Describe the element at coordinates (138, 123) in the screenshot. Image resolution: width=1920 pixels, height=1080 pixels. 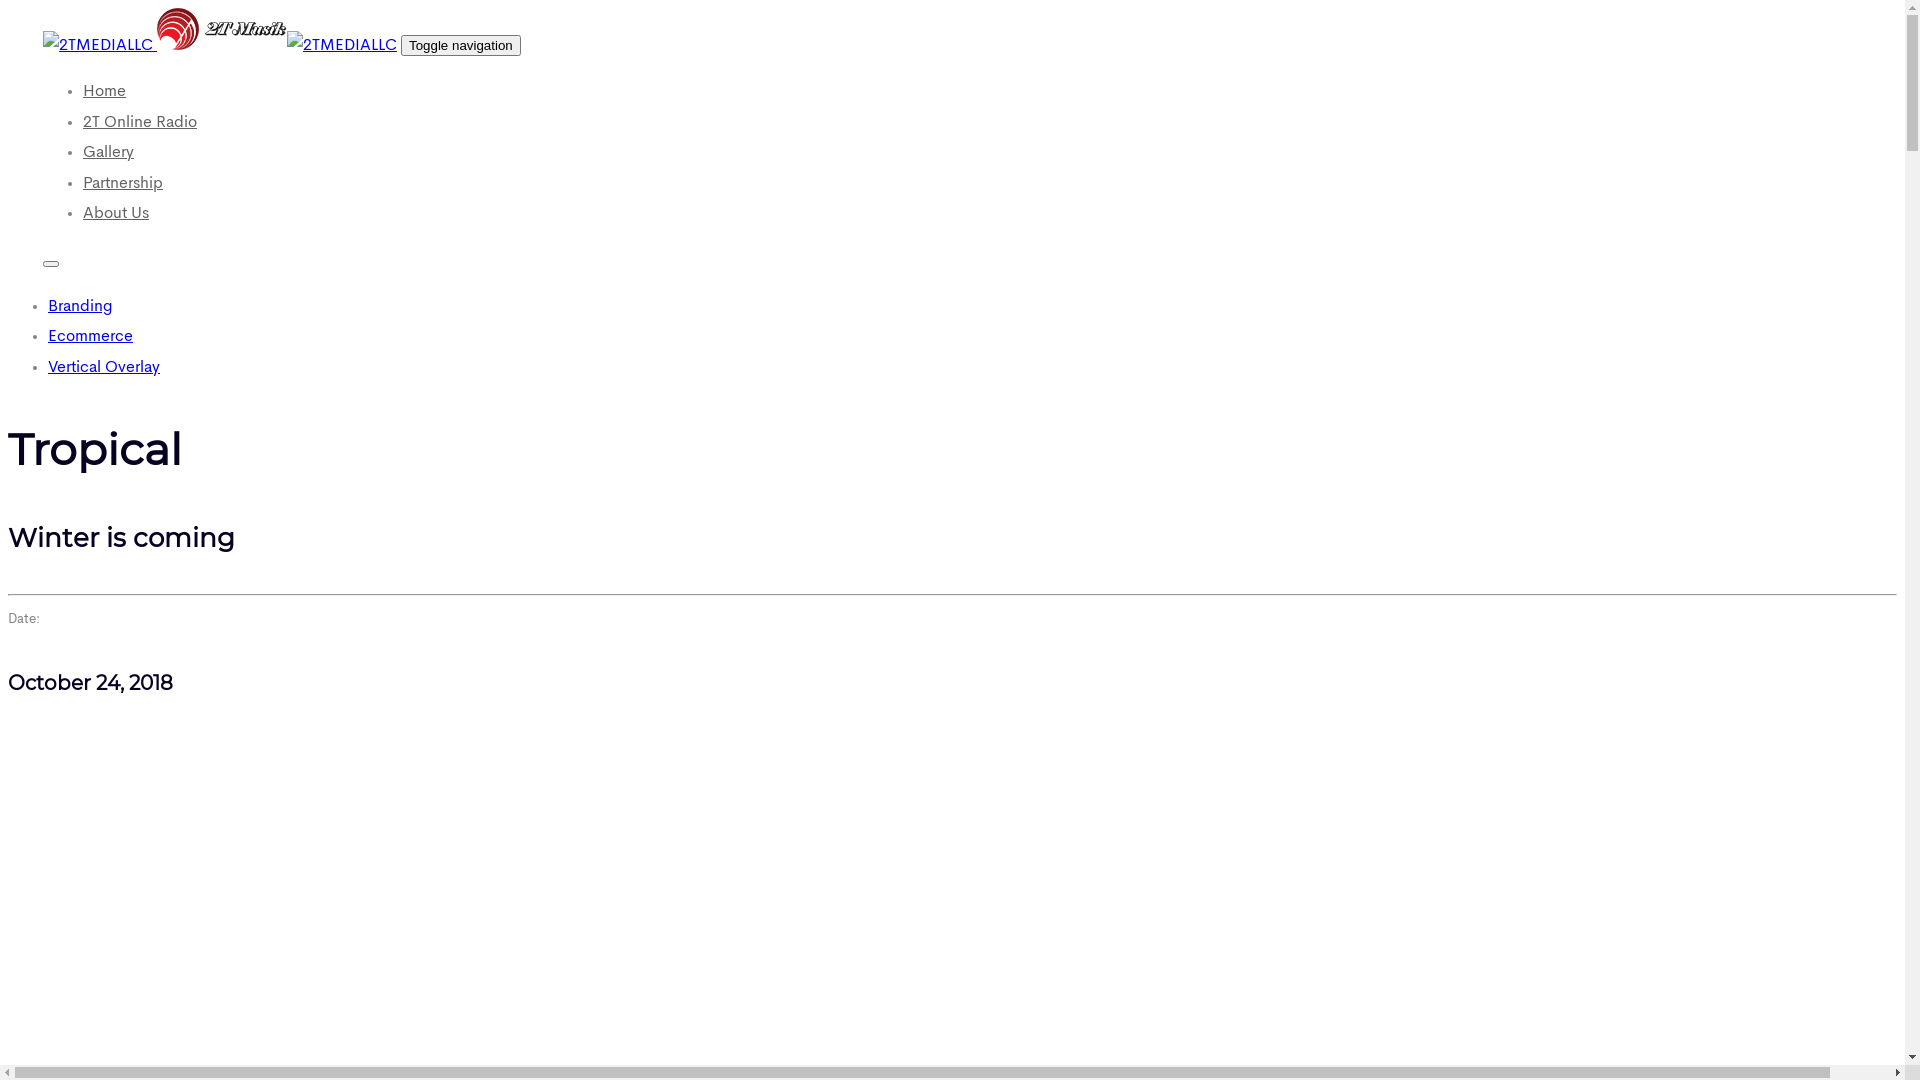
I see `'2T Online Radio'` at that location.